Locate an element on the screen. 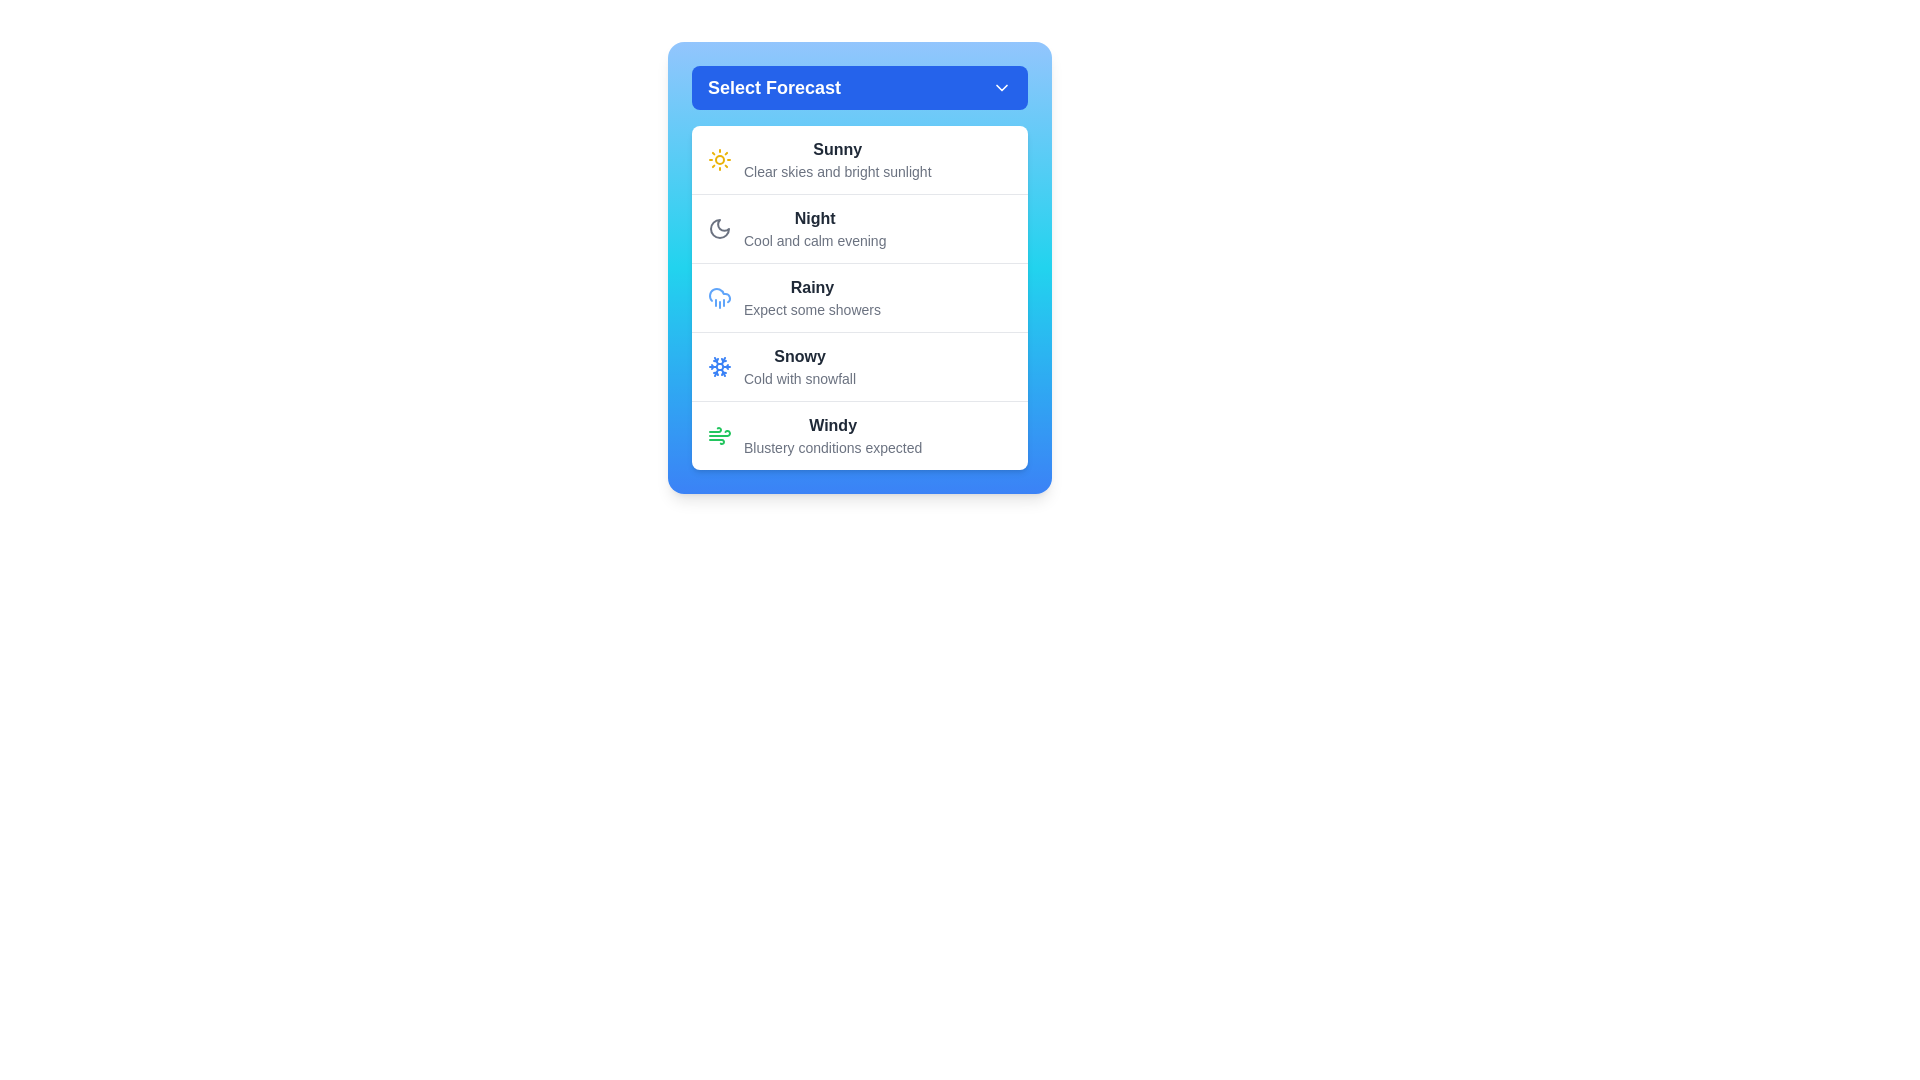 Image resolution: width=1920 pixels, height=1080 pixels. text label displaying 'Cool and calm evening', which is a smaller gray-colored font subtitle located directly below the bold 'Night' label in the forecast options list is located at coordinates (815, 239).